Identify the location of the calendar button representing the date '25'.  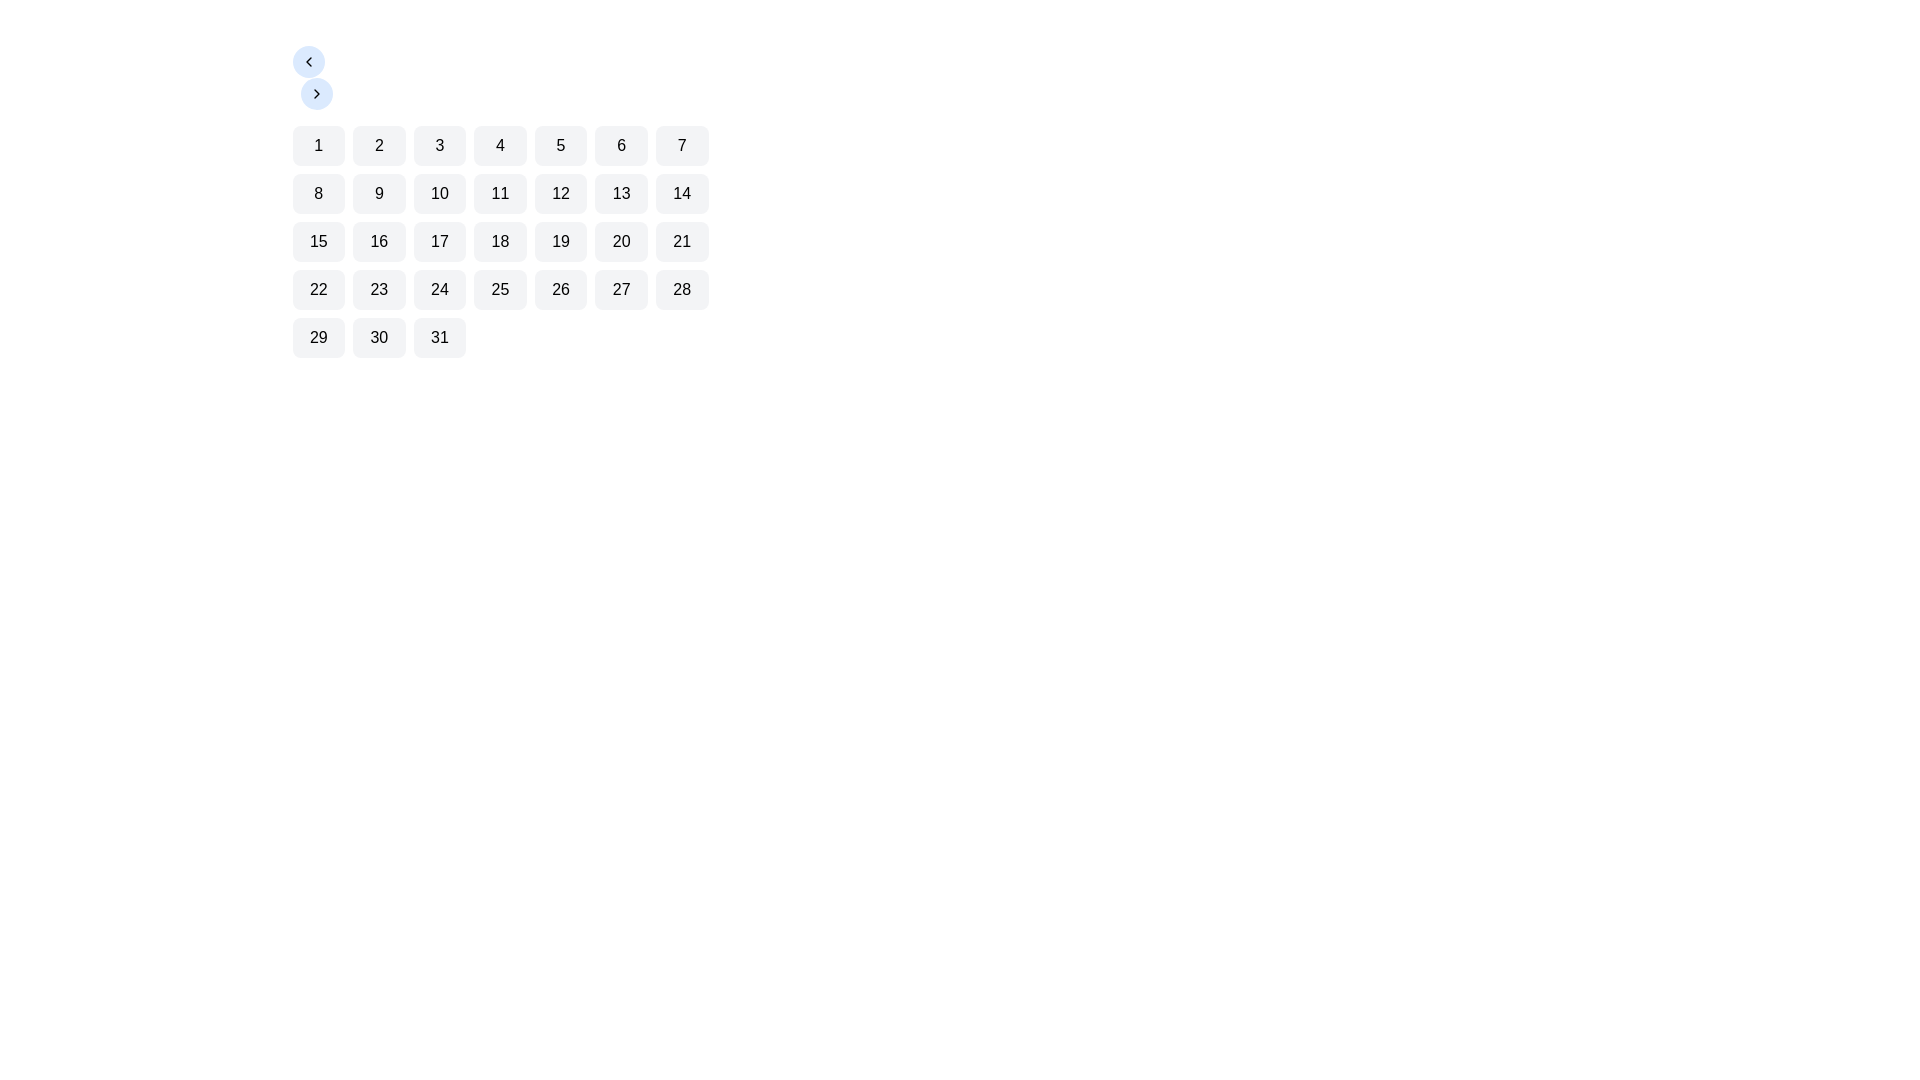
(500, 289).